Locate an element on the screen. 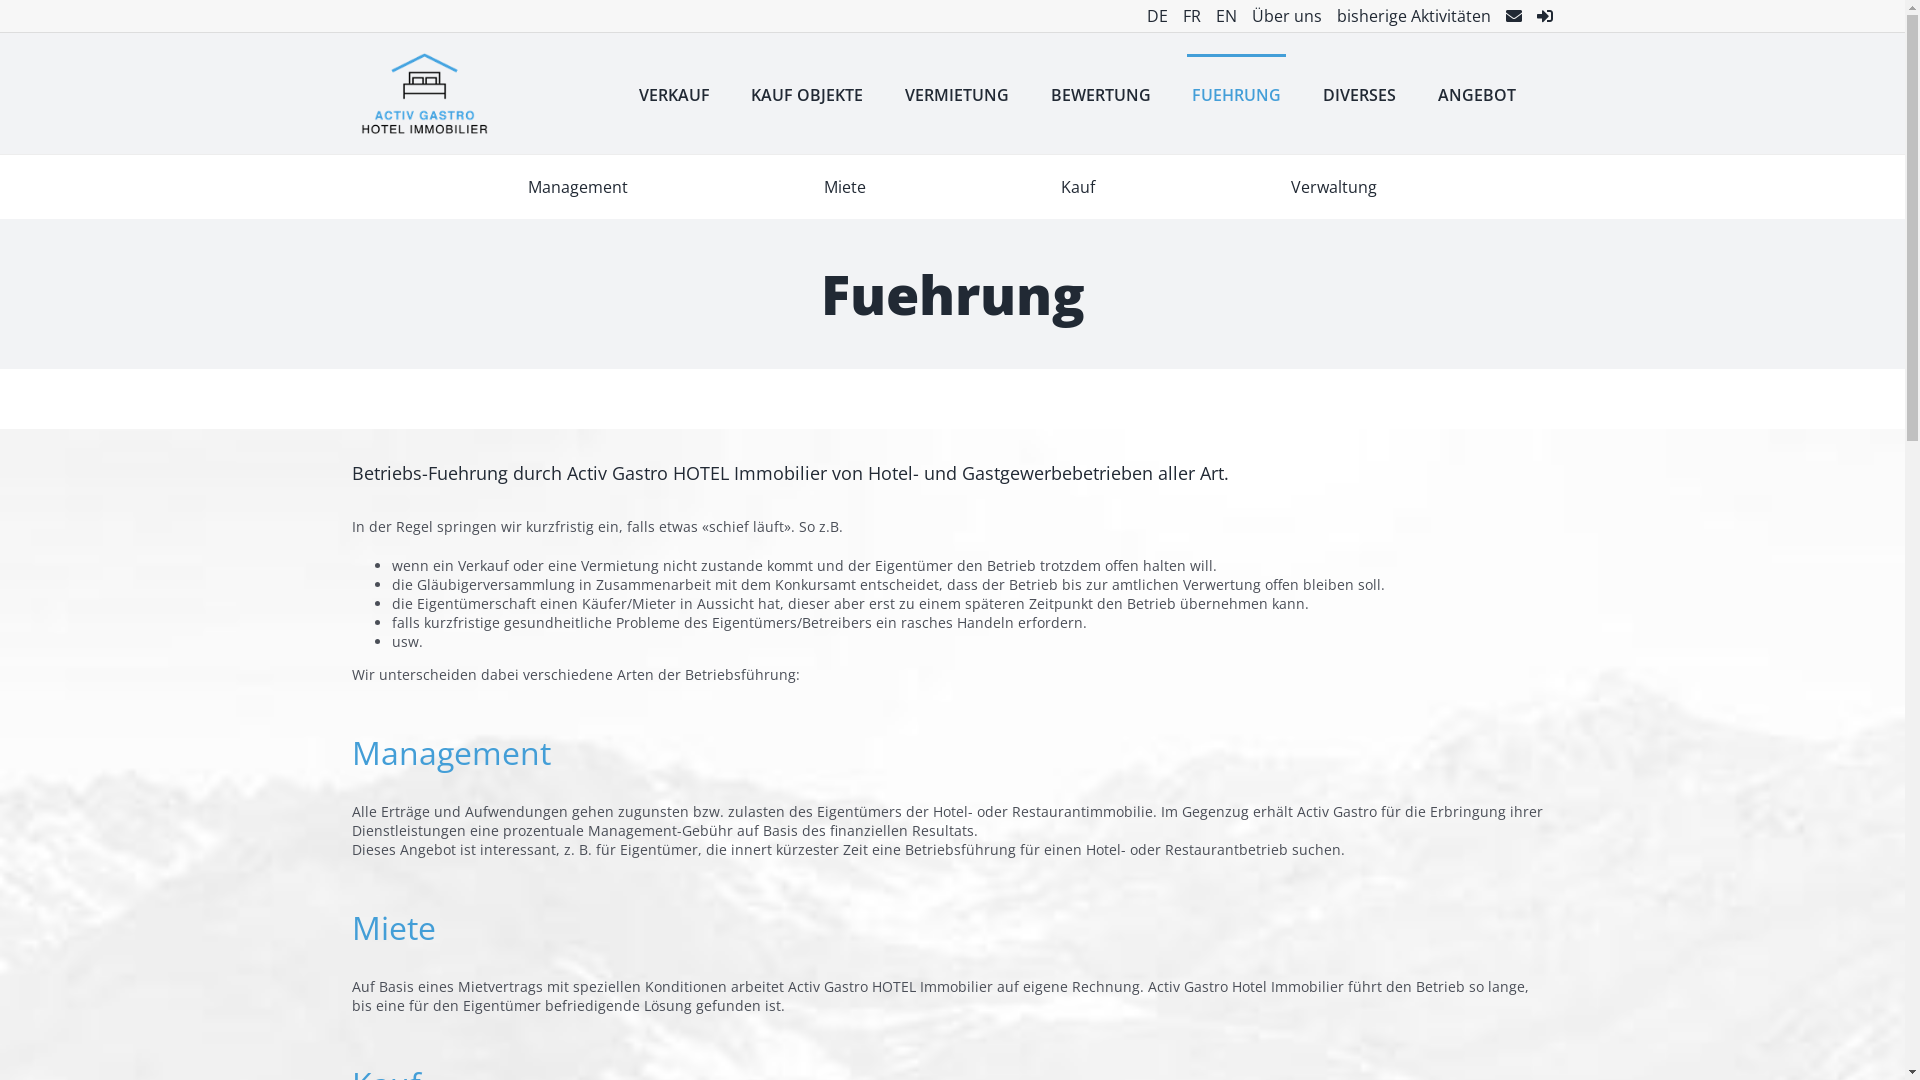 The image size is (1920, 1080). 'VERMIETUNG' is located at coordinates (899, 93).